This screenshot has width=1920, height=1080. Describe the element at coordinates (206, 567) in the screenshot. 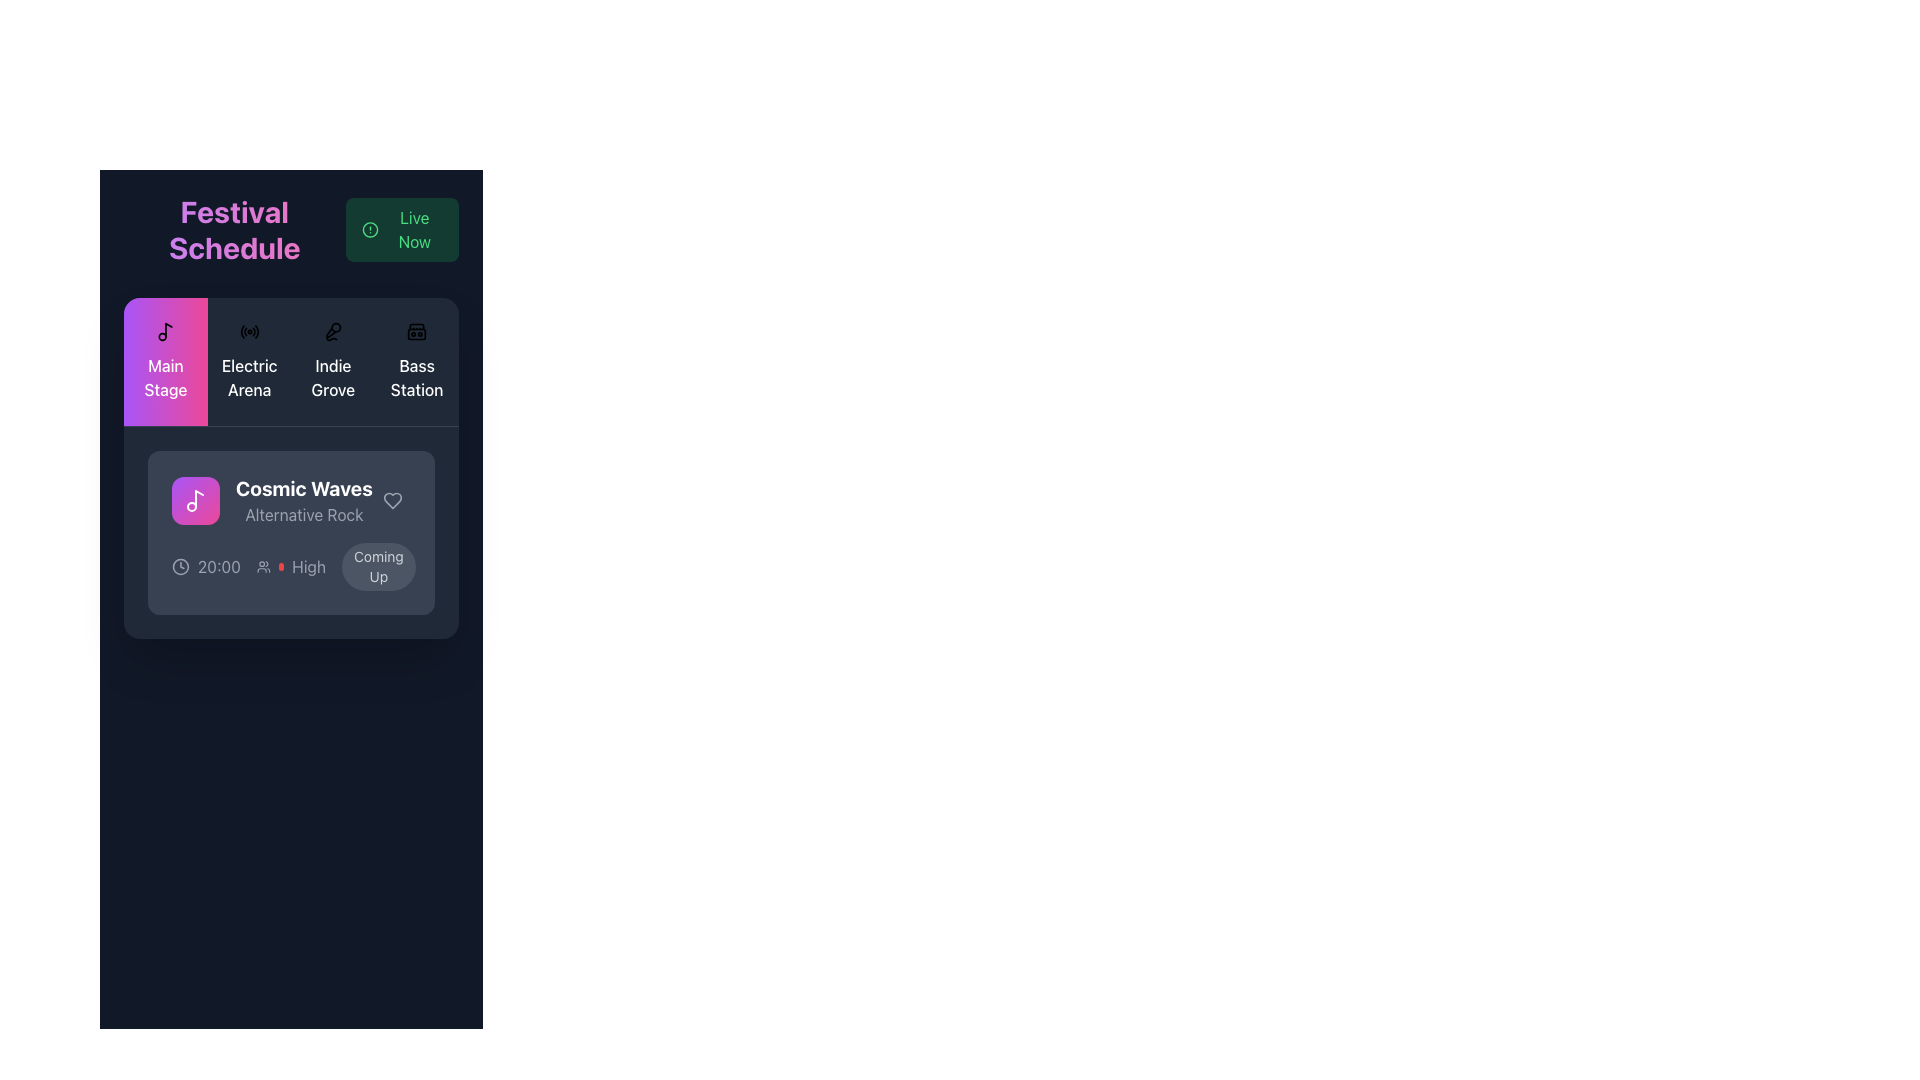

I see `the Time indicator with an associated icon that displays the scheduled time of the event 'Cosmic Waves', located as the leftmost item in the metadata row beneath the event` at that location.